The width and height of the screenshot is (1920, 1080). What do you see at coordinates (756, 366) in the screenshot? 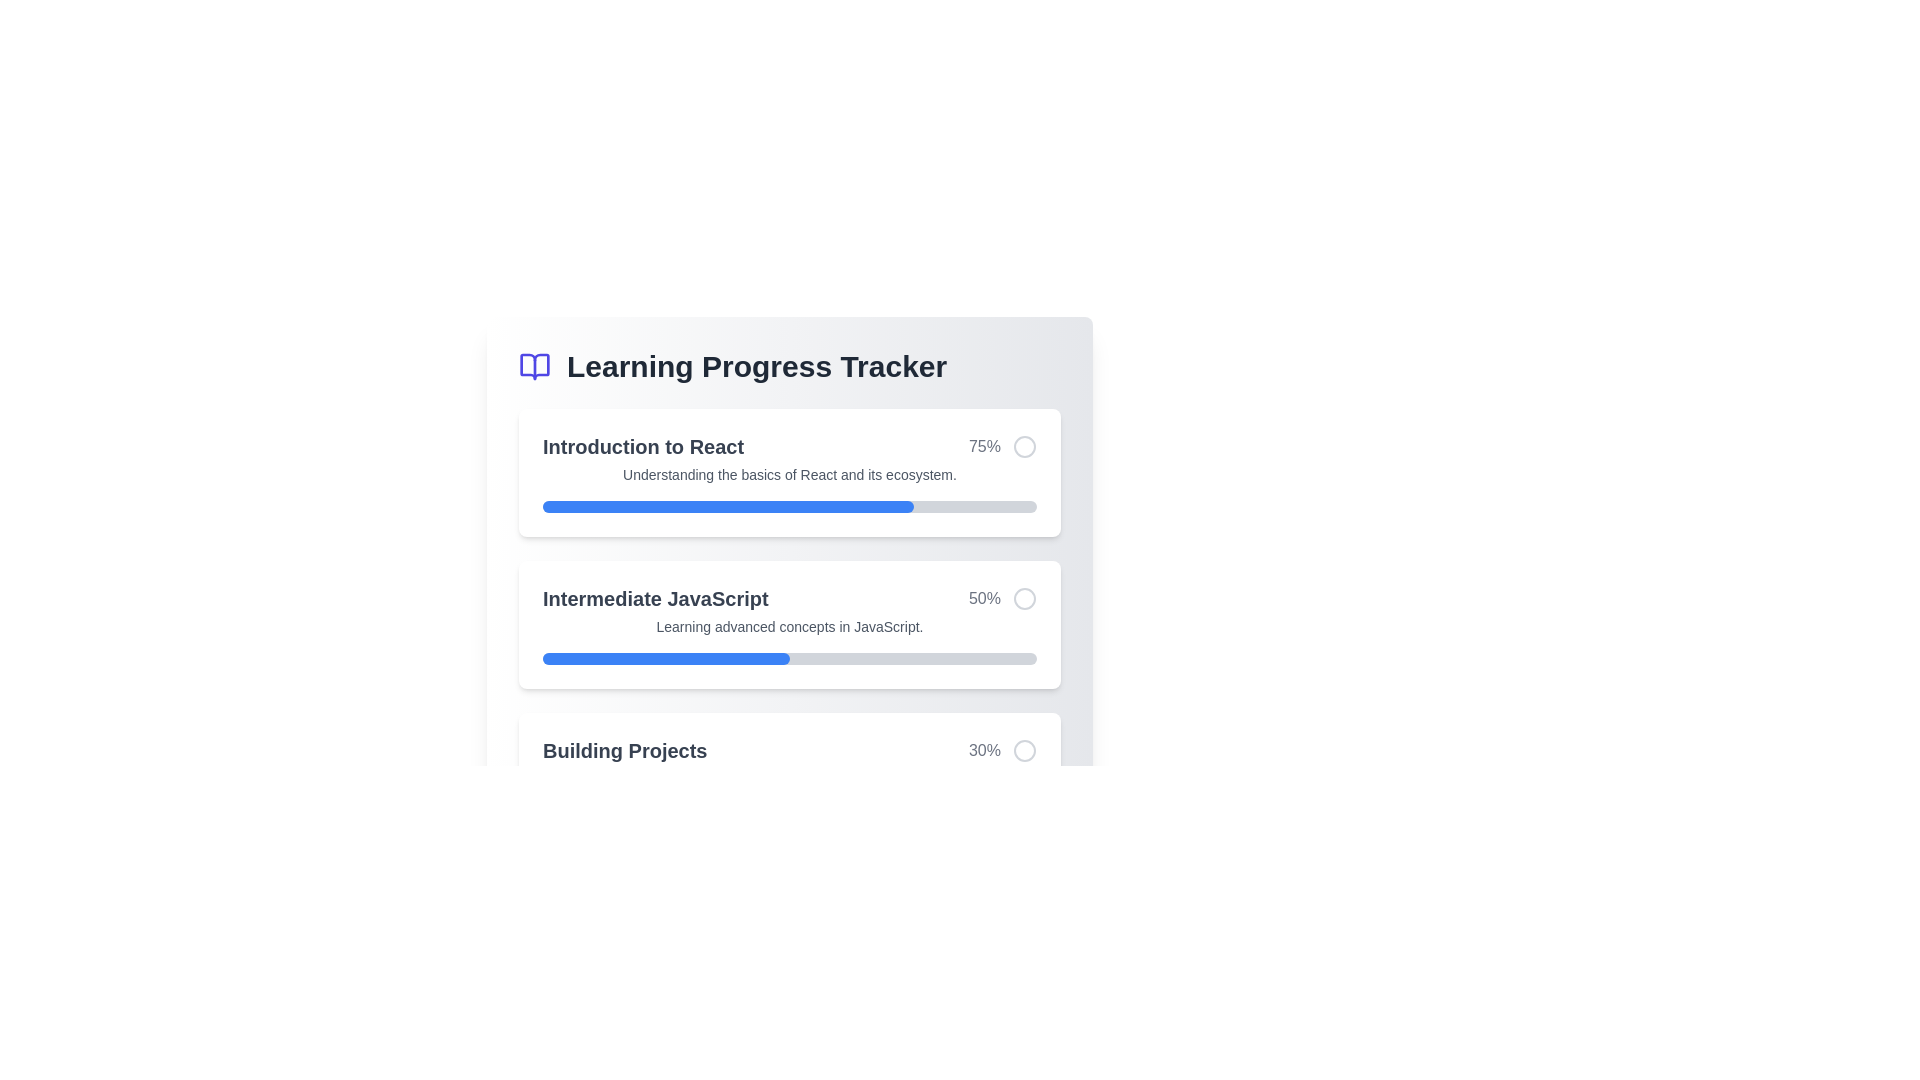
I see `the header text 'Learning Progress Tracker', which is prominently displayed in large, bold, dark-gray text, located to the right of an open book icon` at bounding box center [756, 366].